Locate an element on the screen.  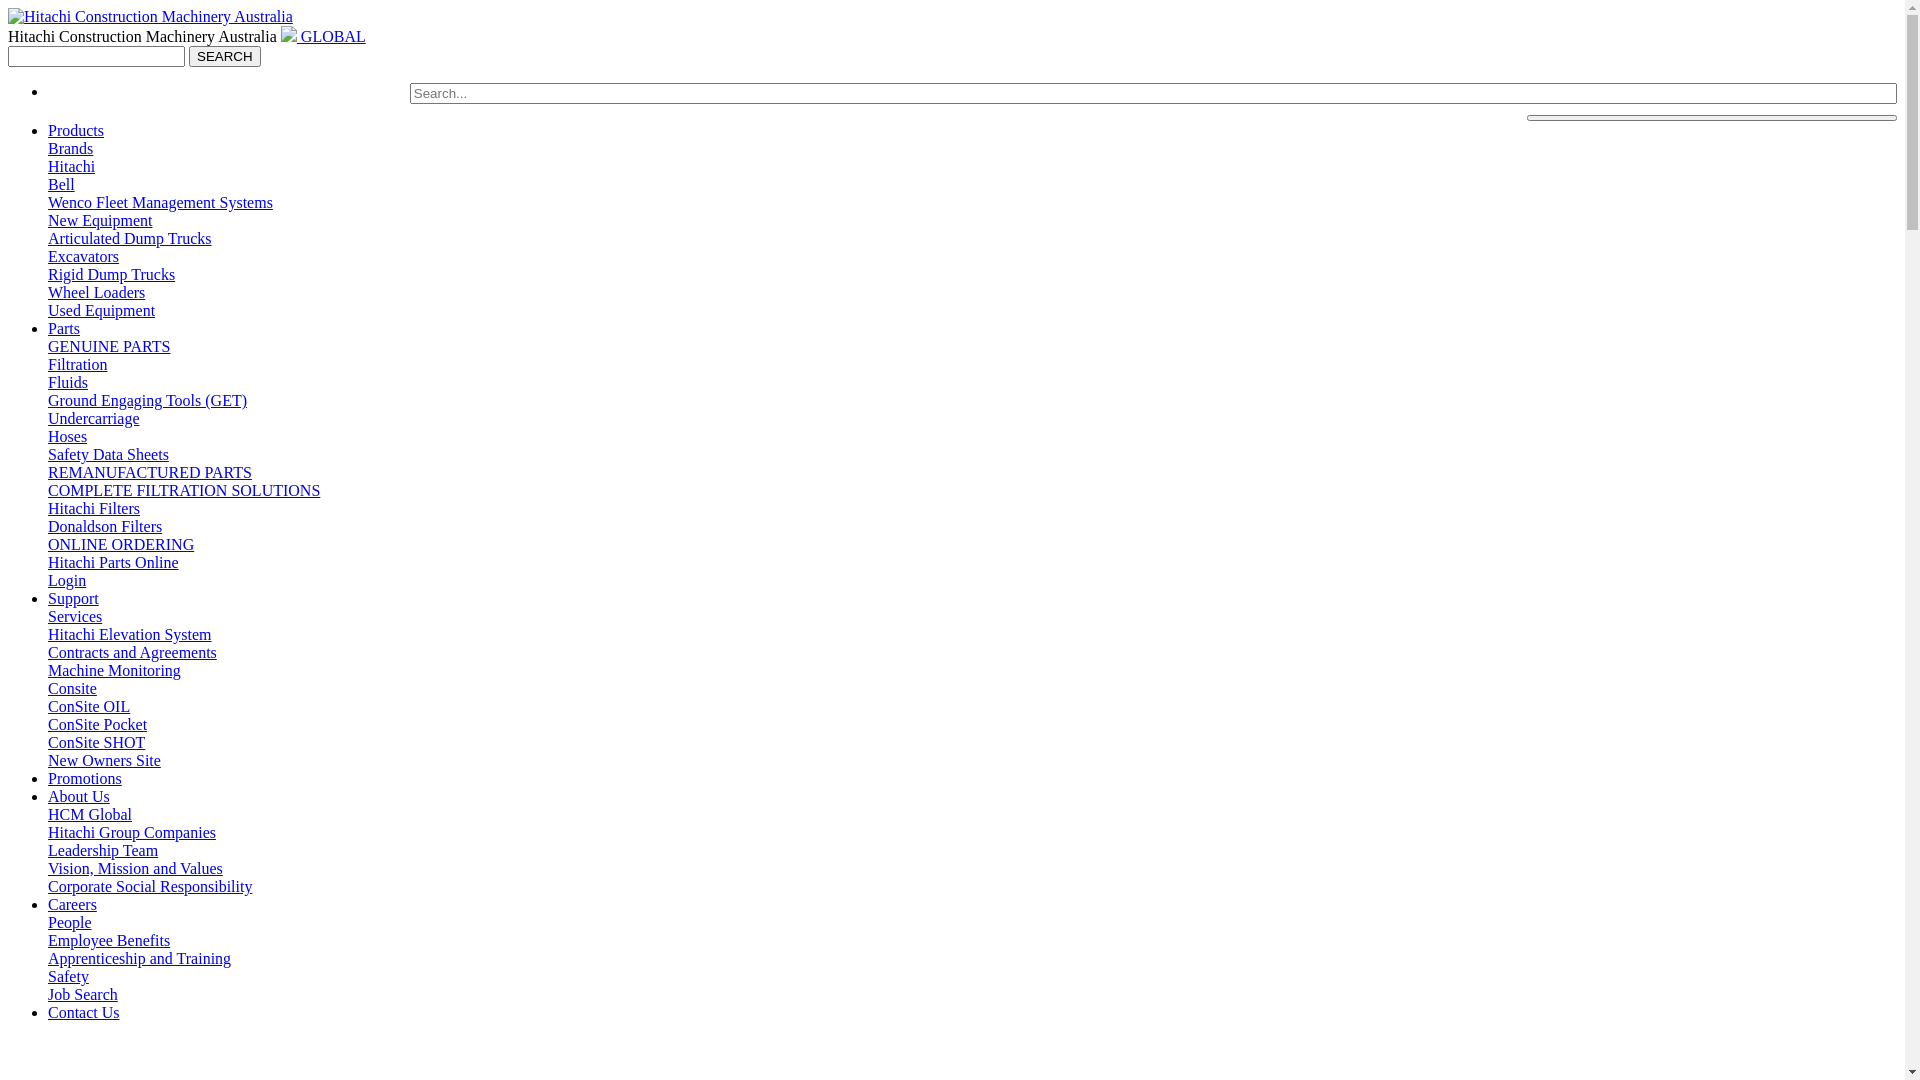
'Bell' is located at coordinates (61, 184).